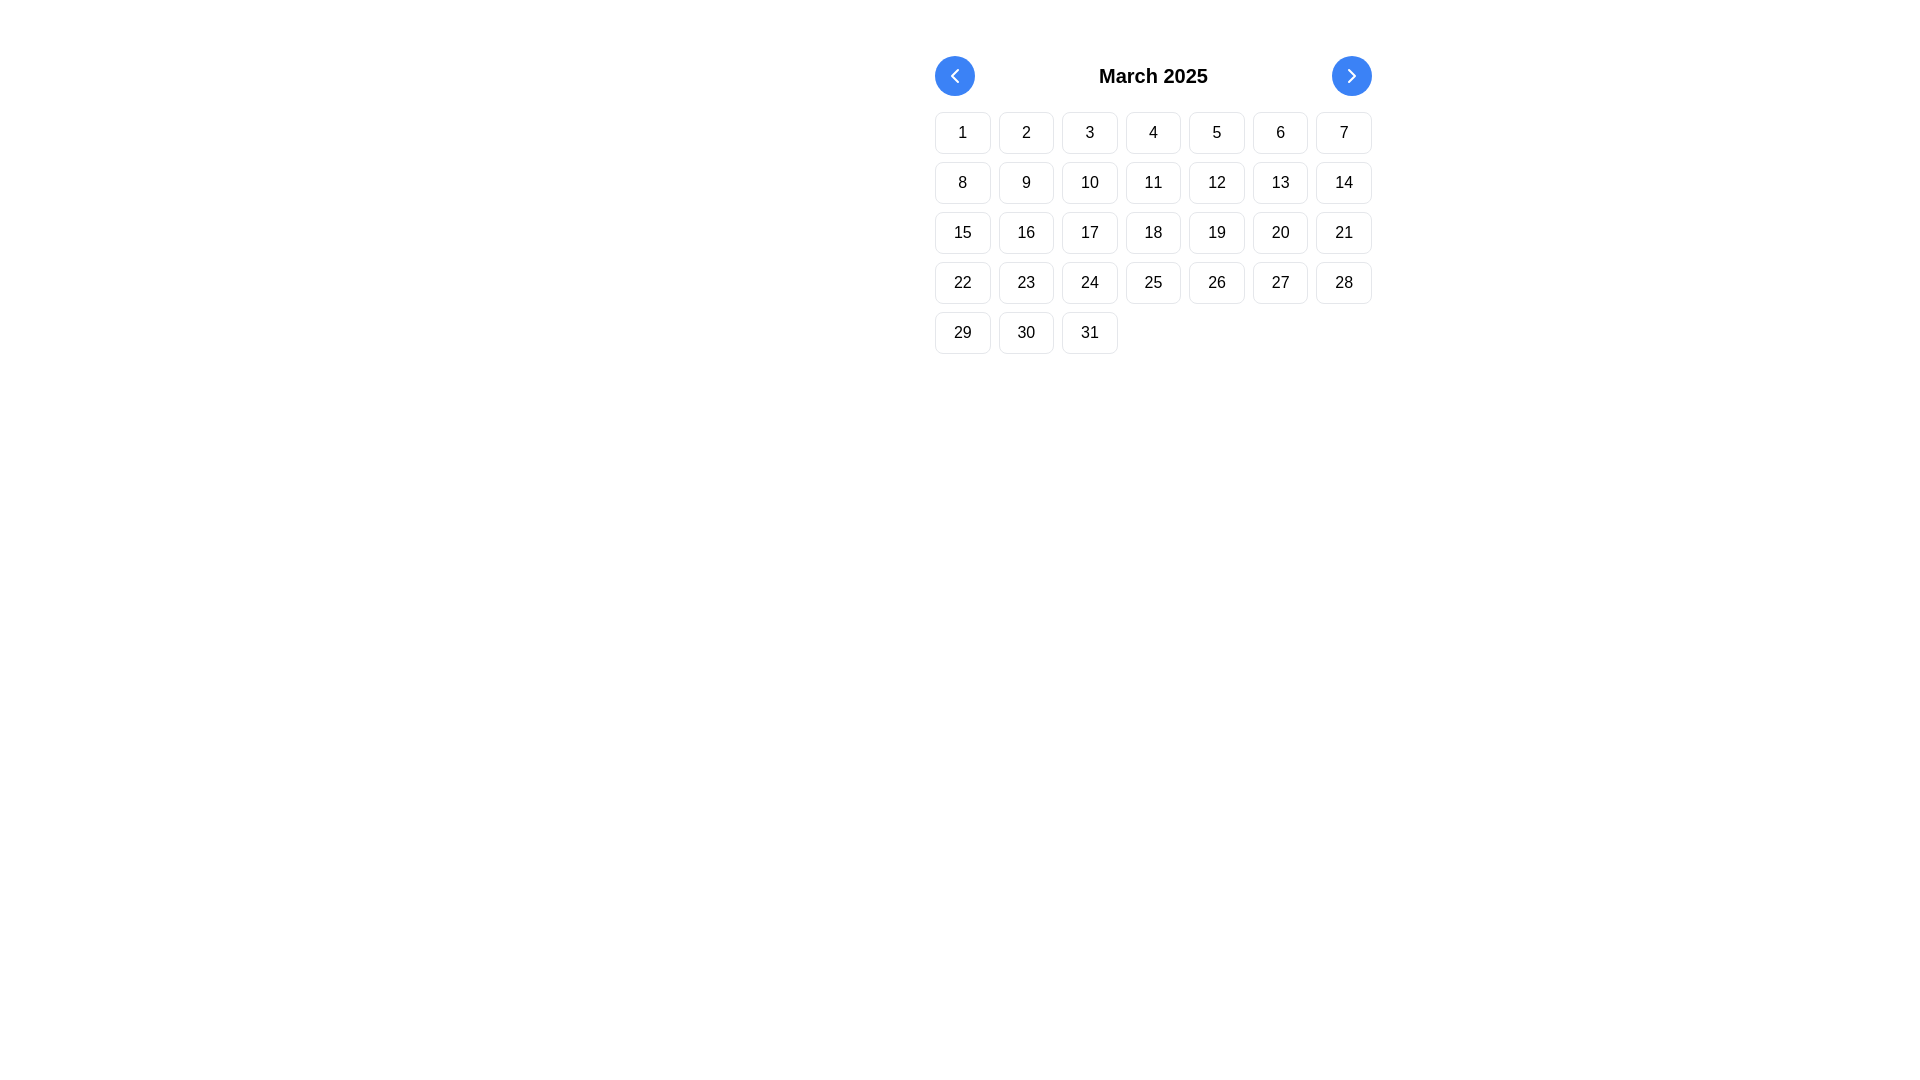  Describe the element at coordinates (1352, 75) in the screenshot. I see `the rightward-pointing chevron icon located at the far right of the header bar next to the month title` at that location.